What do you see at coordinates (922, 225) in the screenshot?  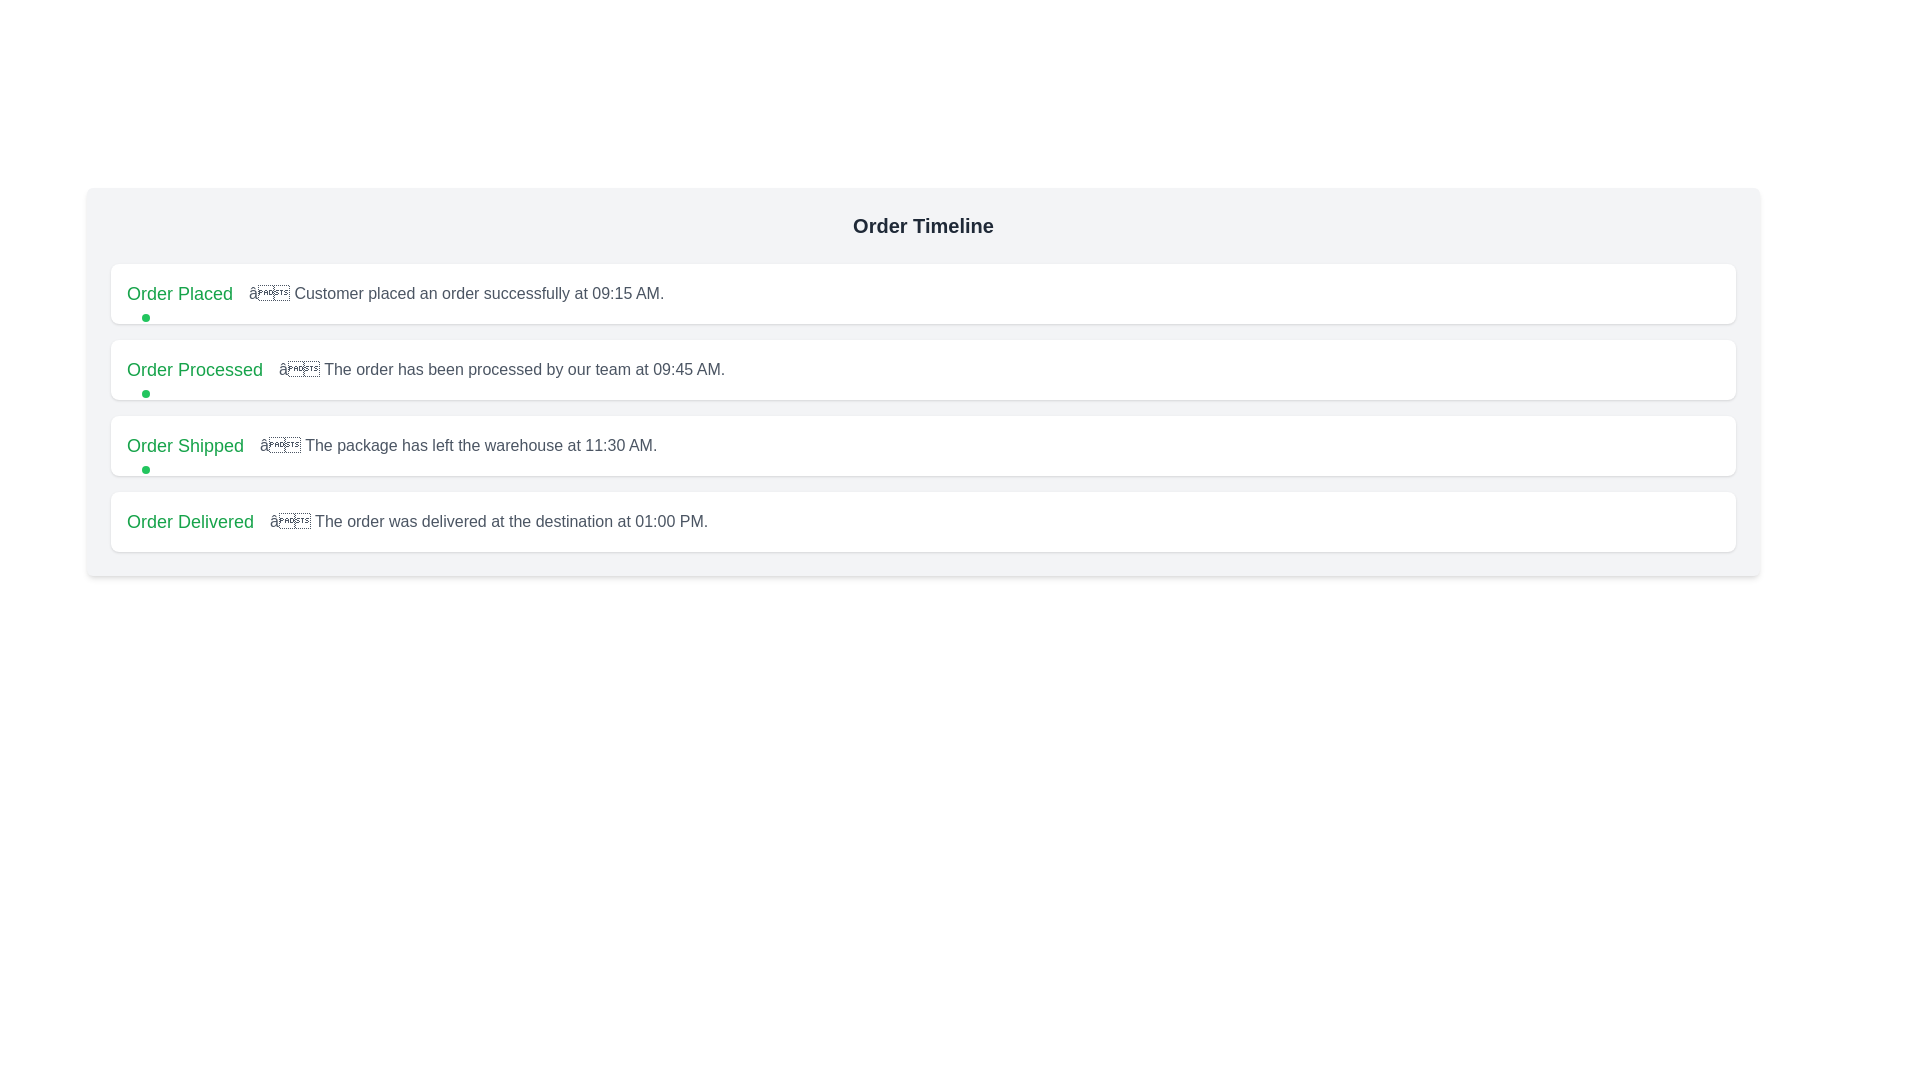 I see `the Header text that serves as a title for the order timeline section, located at the top of the panel and spanning the full width of the panel` at bounding box center [922, 225].